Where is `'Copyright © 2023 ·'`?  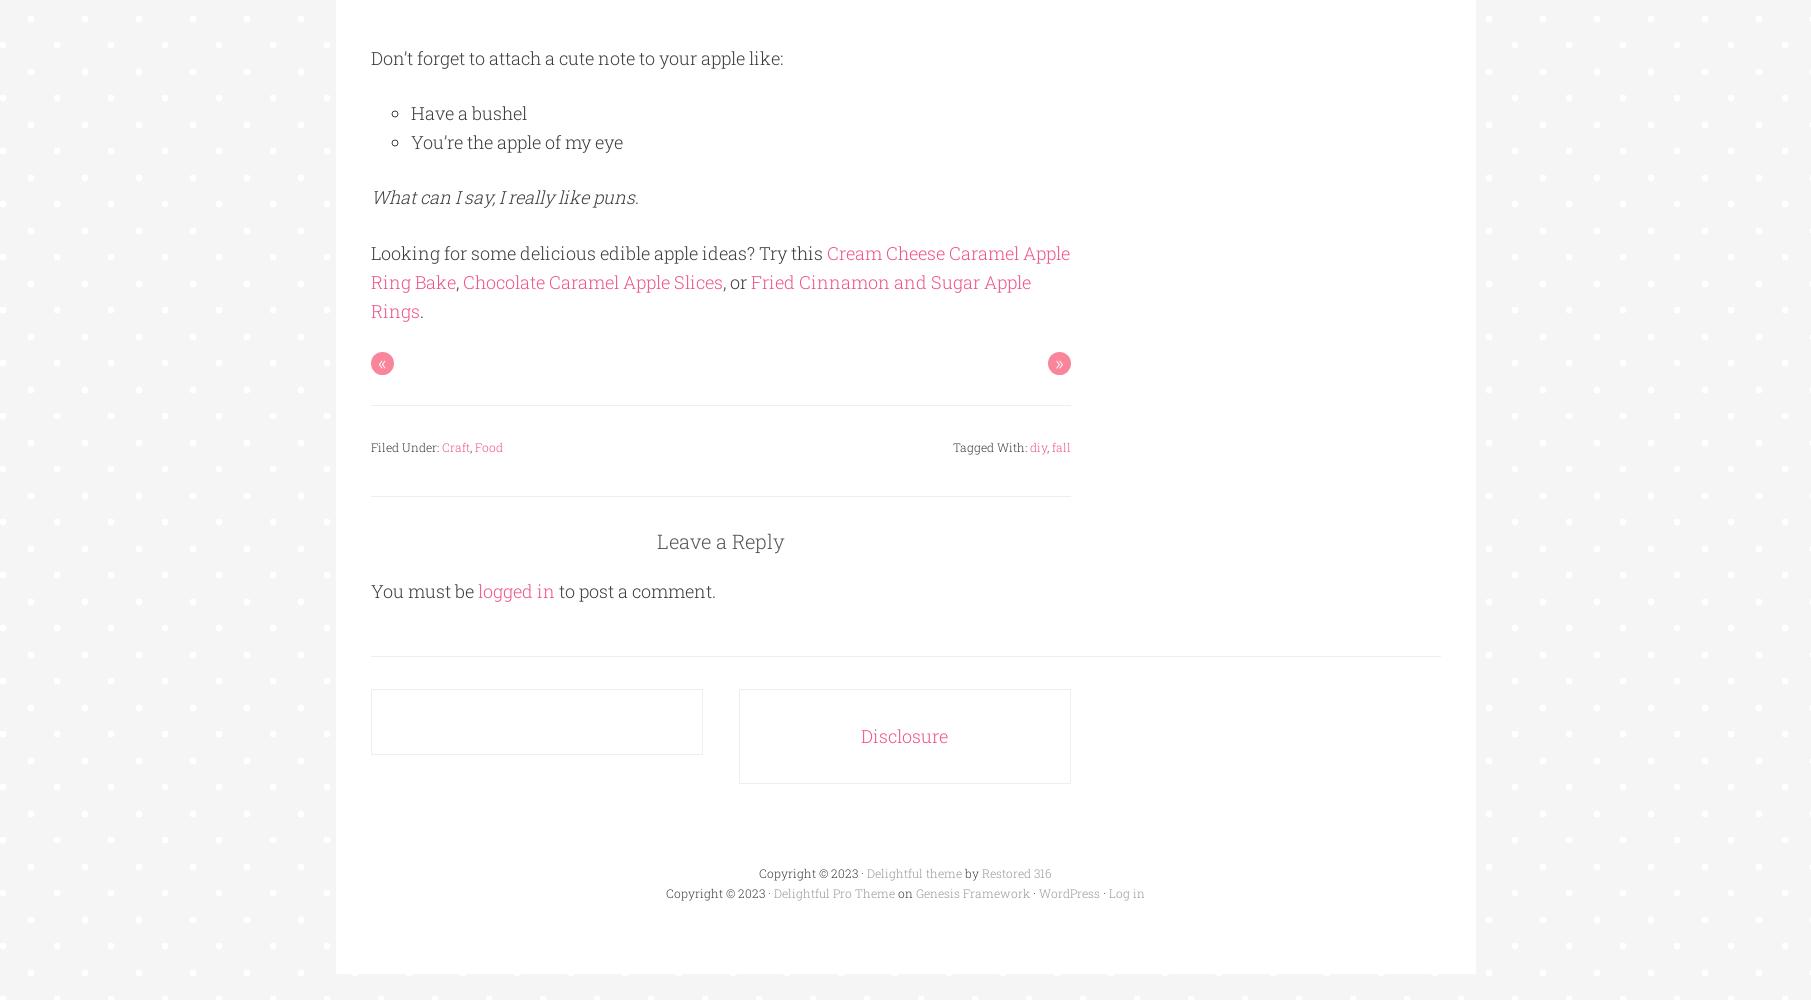
'Copyright © 2023 ·' is located at coordinates (719, 892).